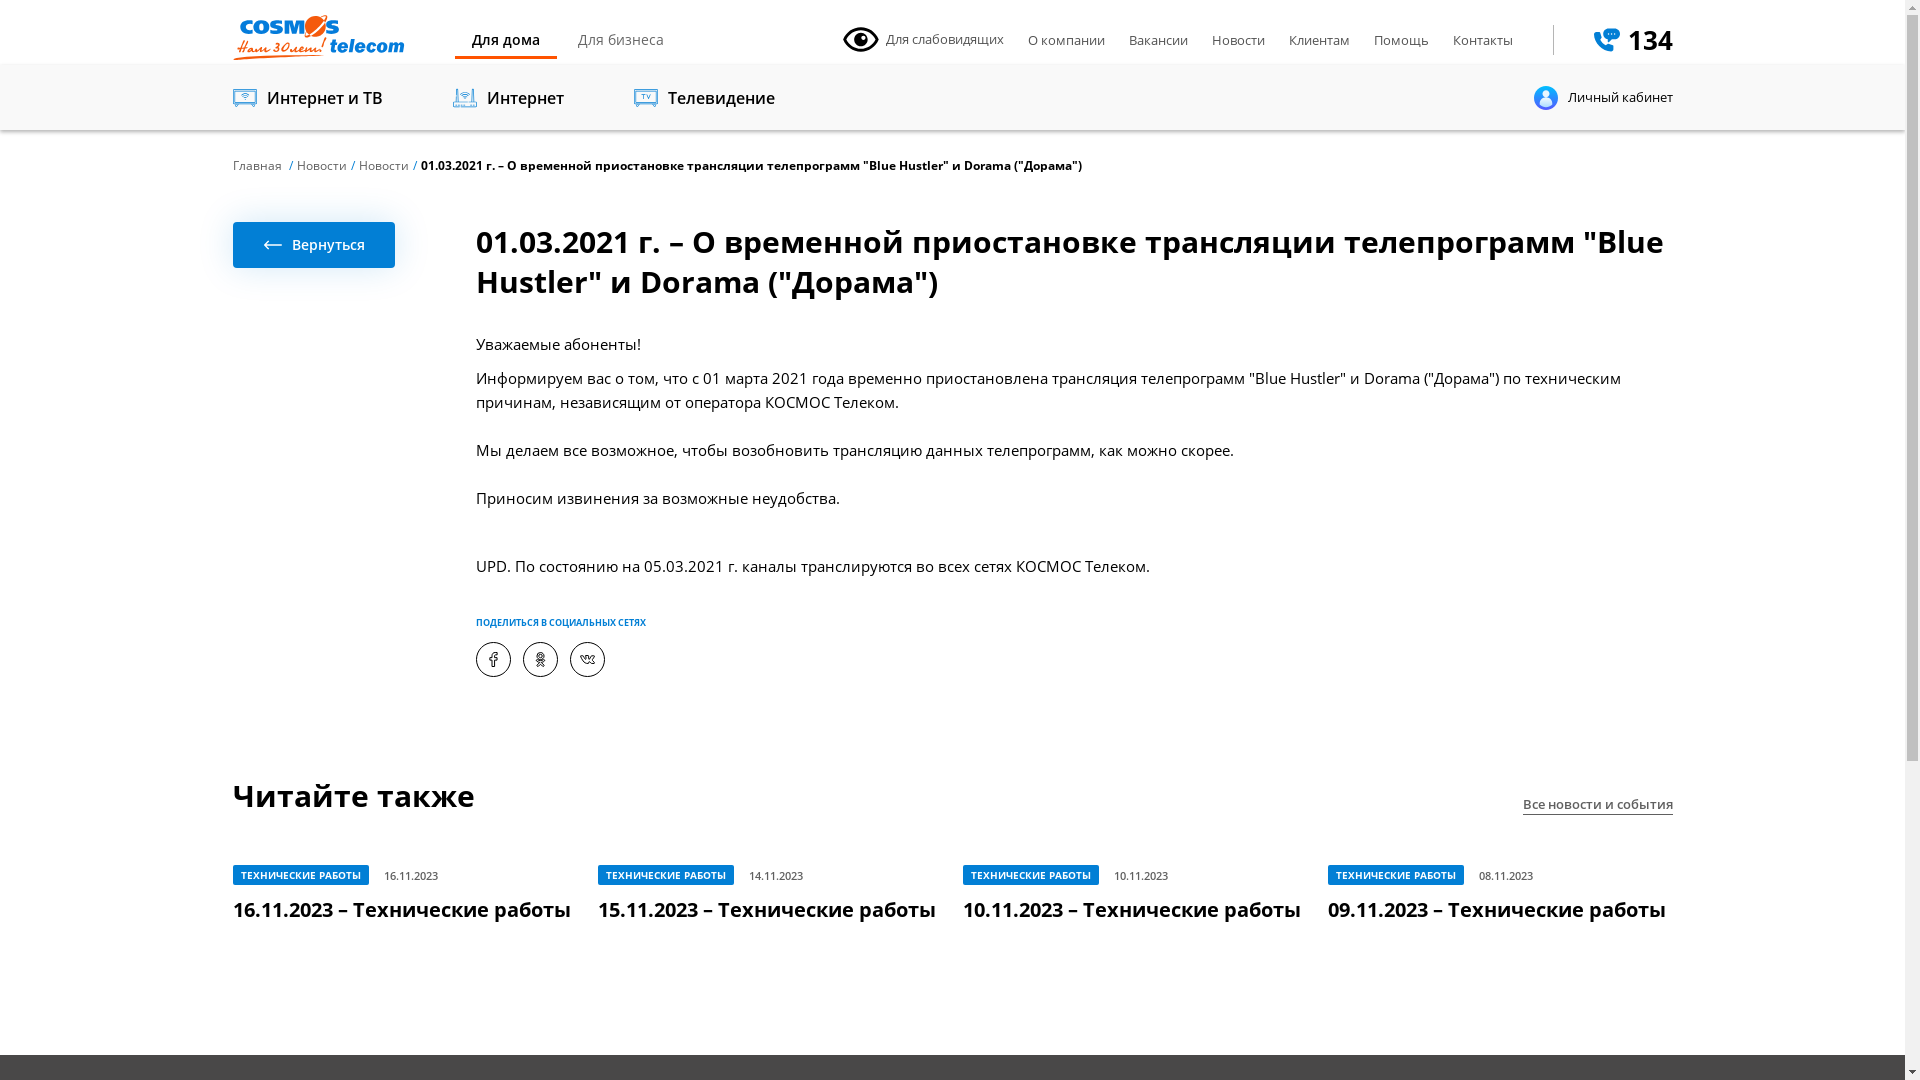  What do you see at coordinates (1633, 39) in the screenshot?
I see `'134'` at bounding box center [1633, 39].